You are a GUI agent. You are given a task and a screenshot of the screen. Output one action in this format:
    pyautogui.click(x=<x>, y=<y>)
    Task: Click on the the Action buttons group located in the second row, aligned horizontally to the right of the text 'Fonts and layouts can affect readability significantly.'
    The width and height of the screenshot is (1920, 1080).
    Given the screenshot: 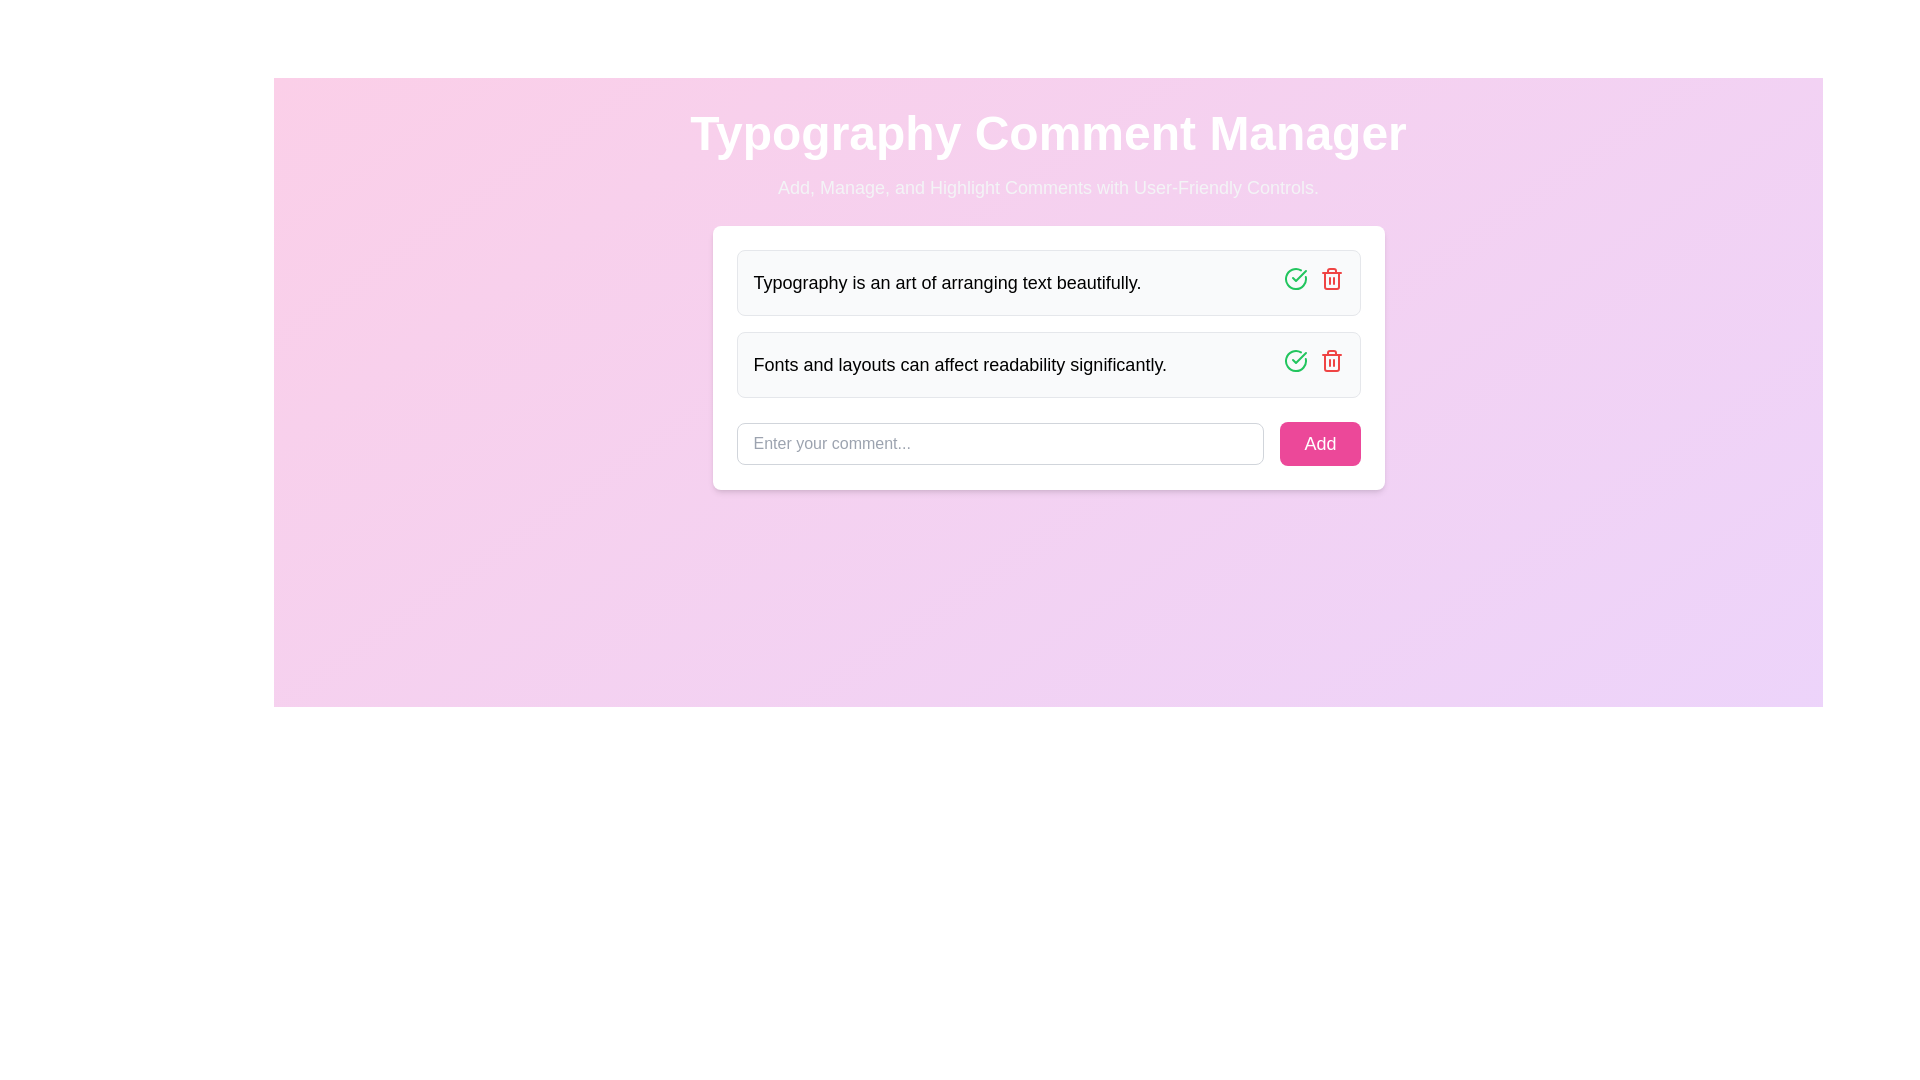 What is the action you would take?
    pyautogui.click(x=1313, y=365)
    